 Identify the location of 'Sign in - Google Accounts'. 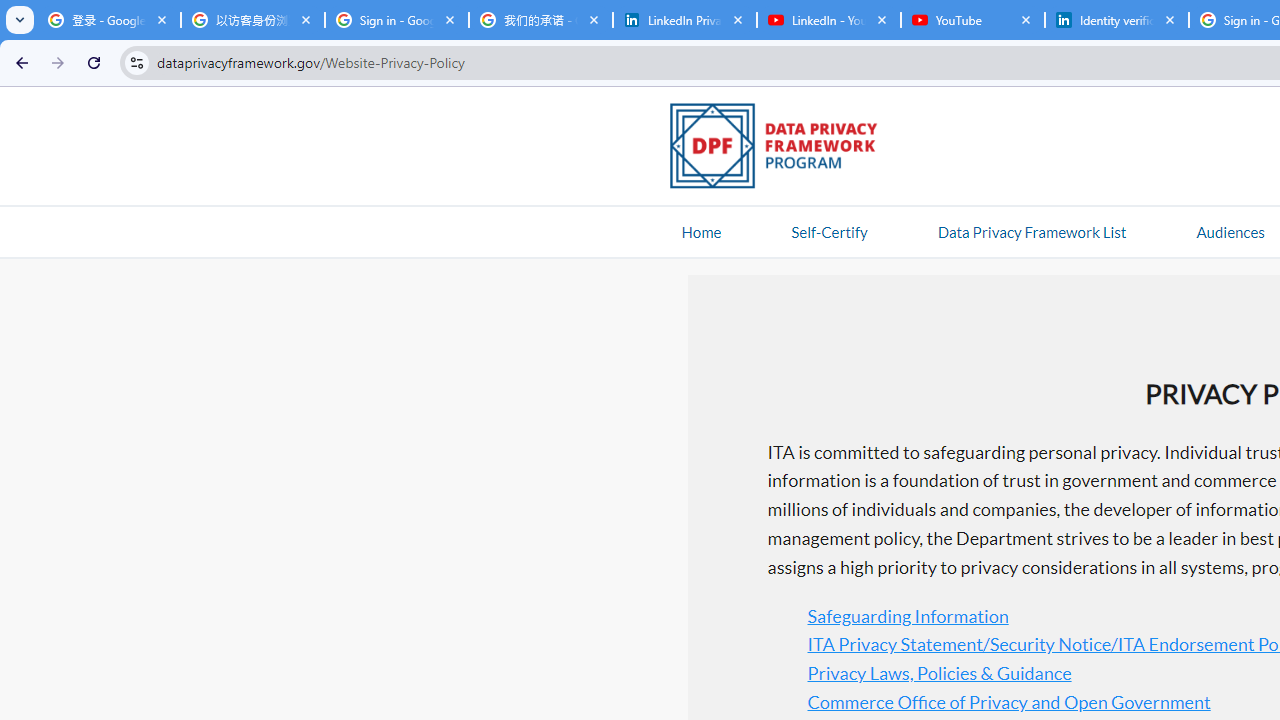
(396, 20).